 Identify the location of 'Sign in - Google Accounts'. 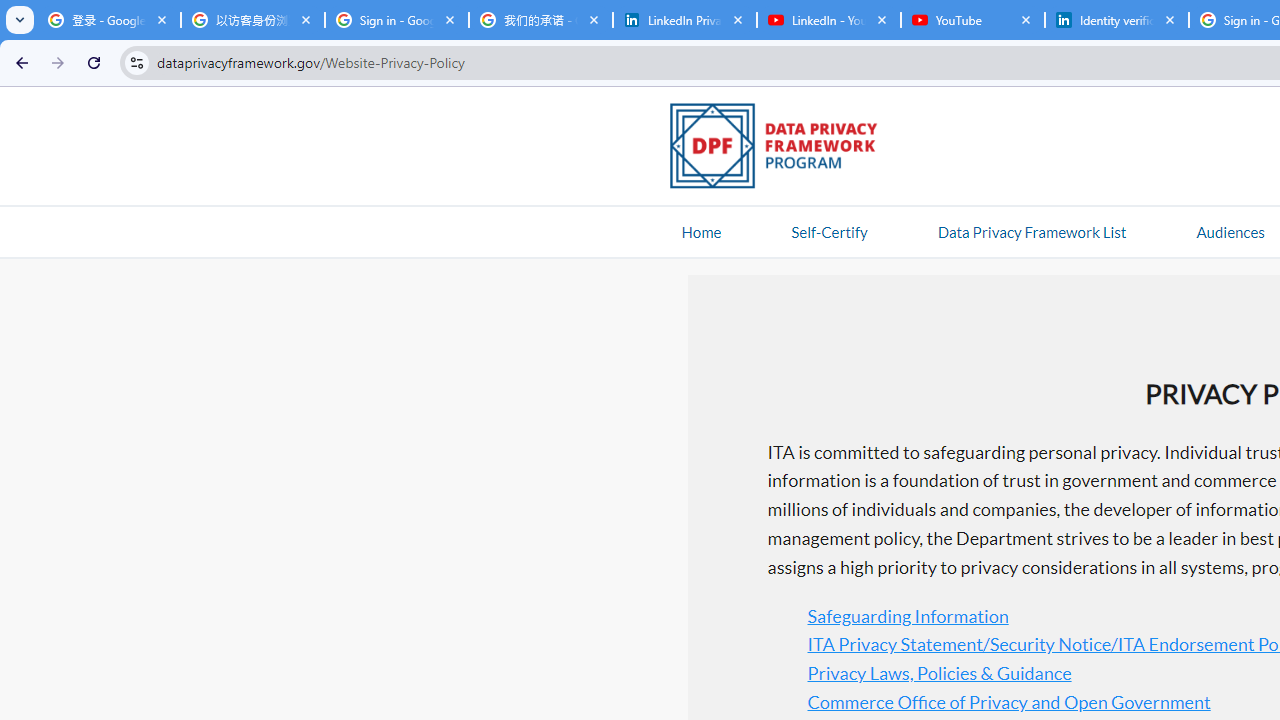
(396, 20).